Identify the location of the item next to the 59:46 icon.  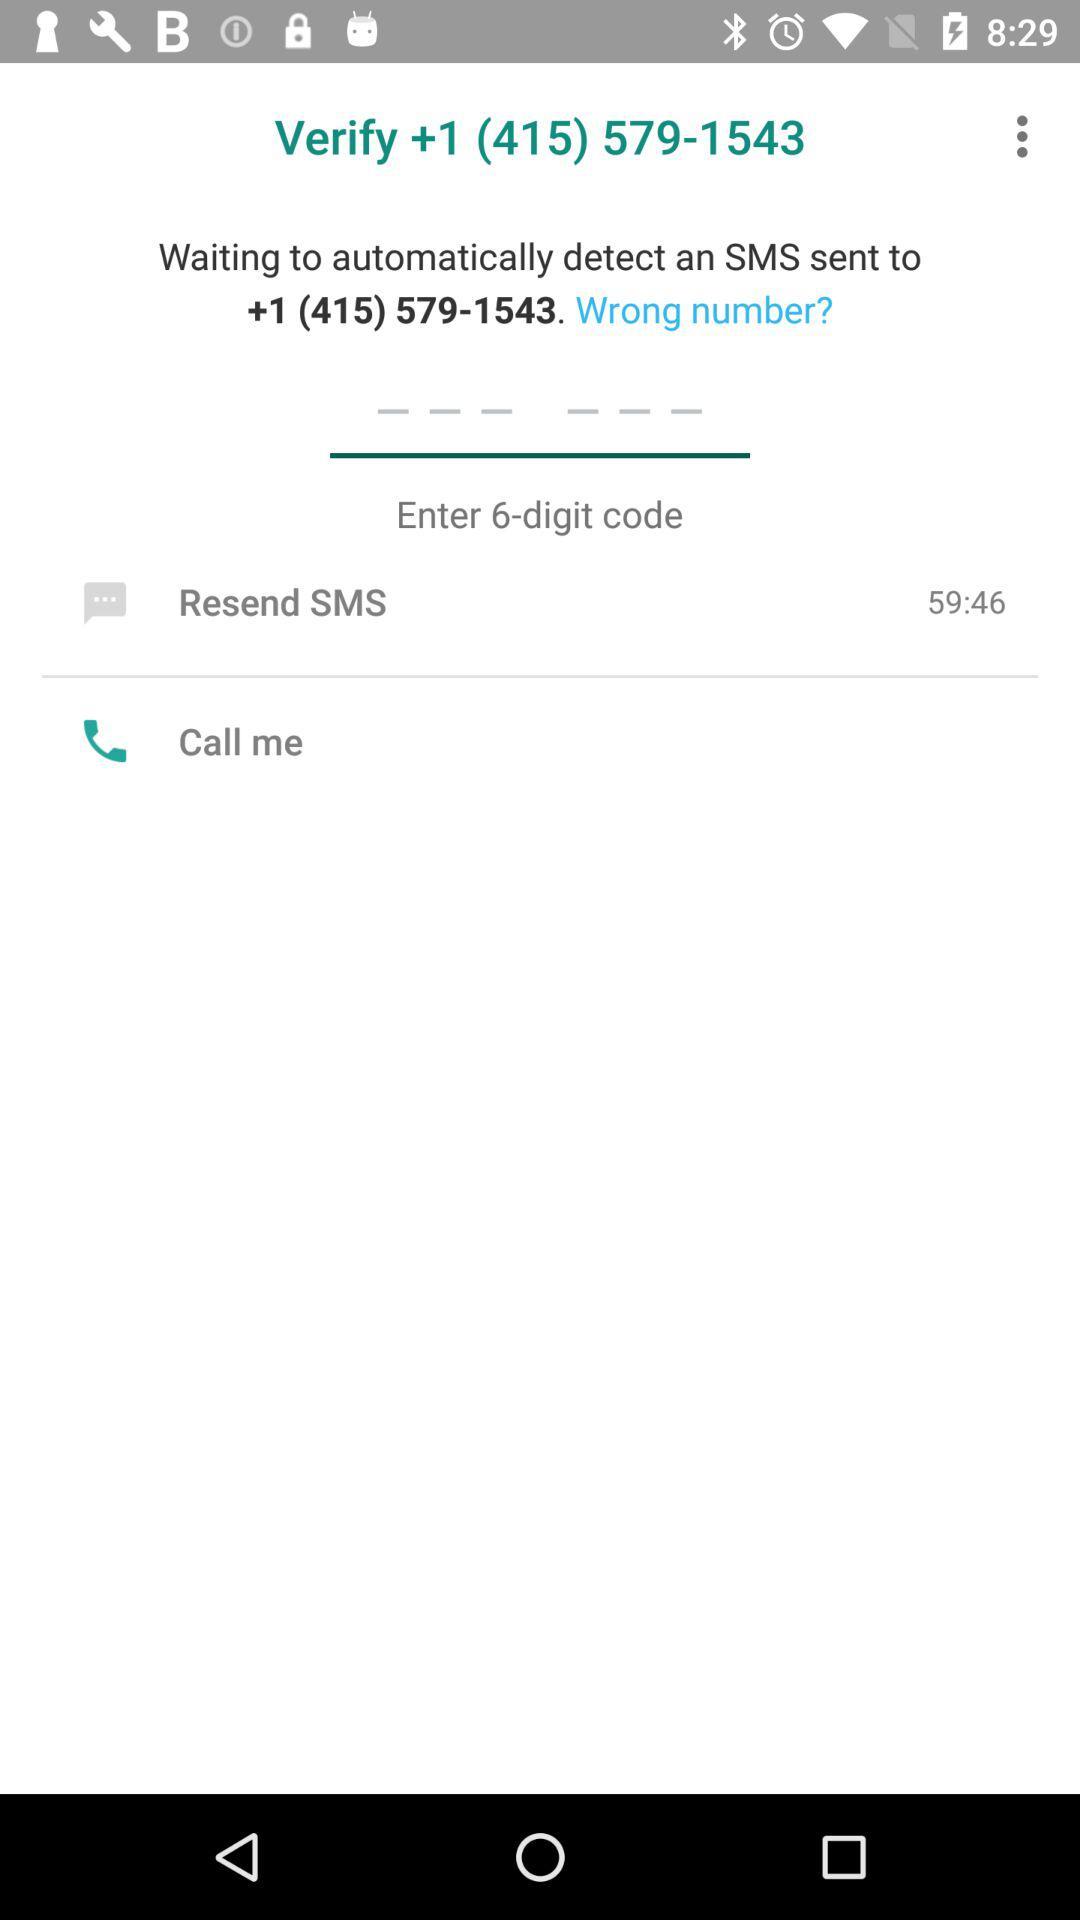
(229, 600).